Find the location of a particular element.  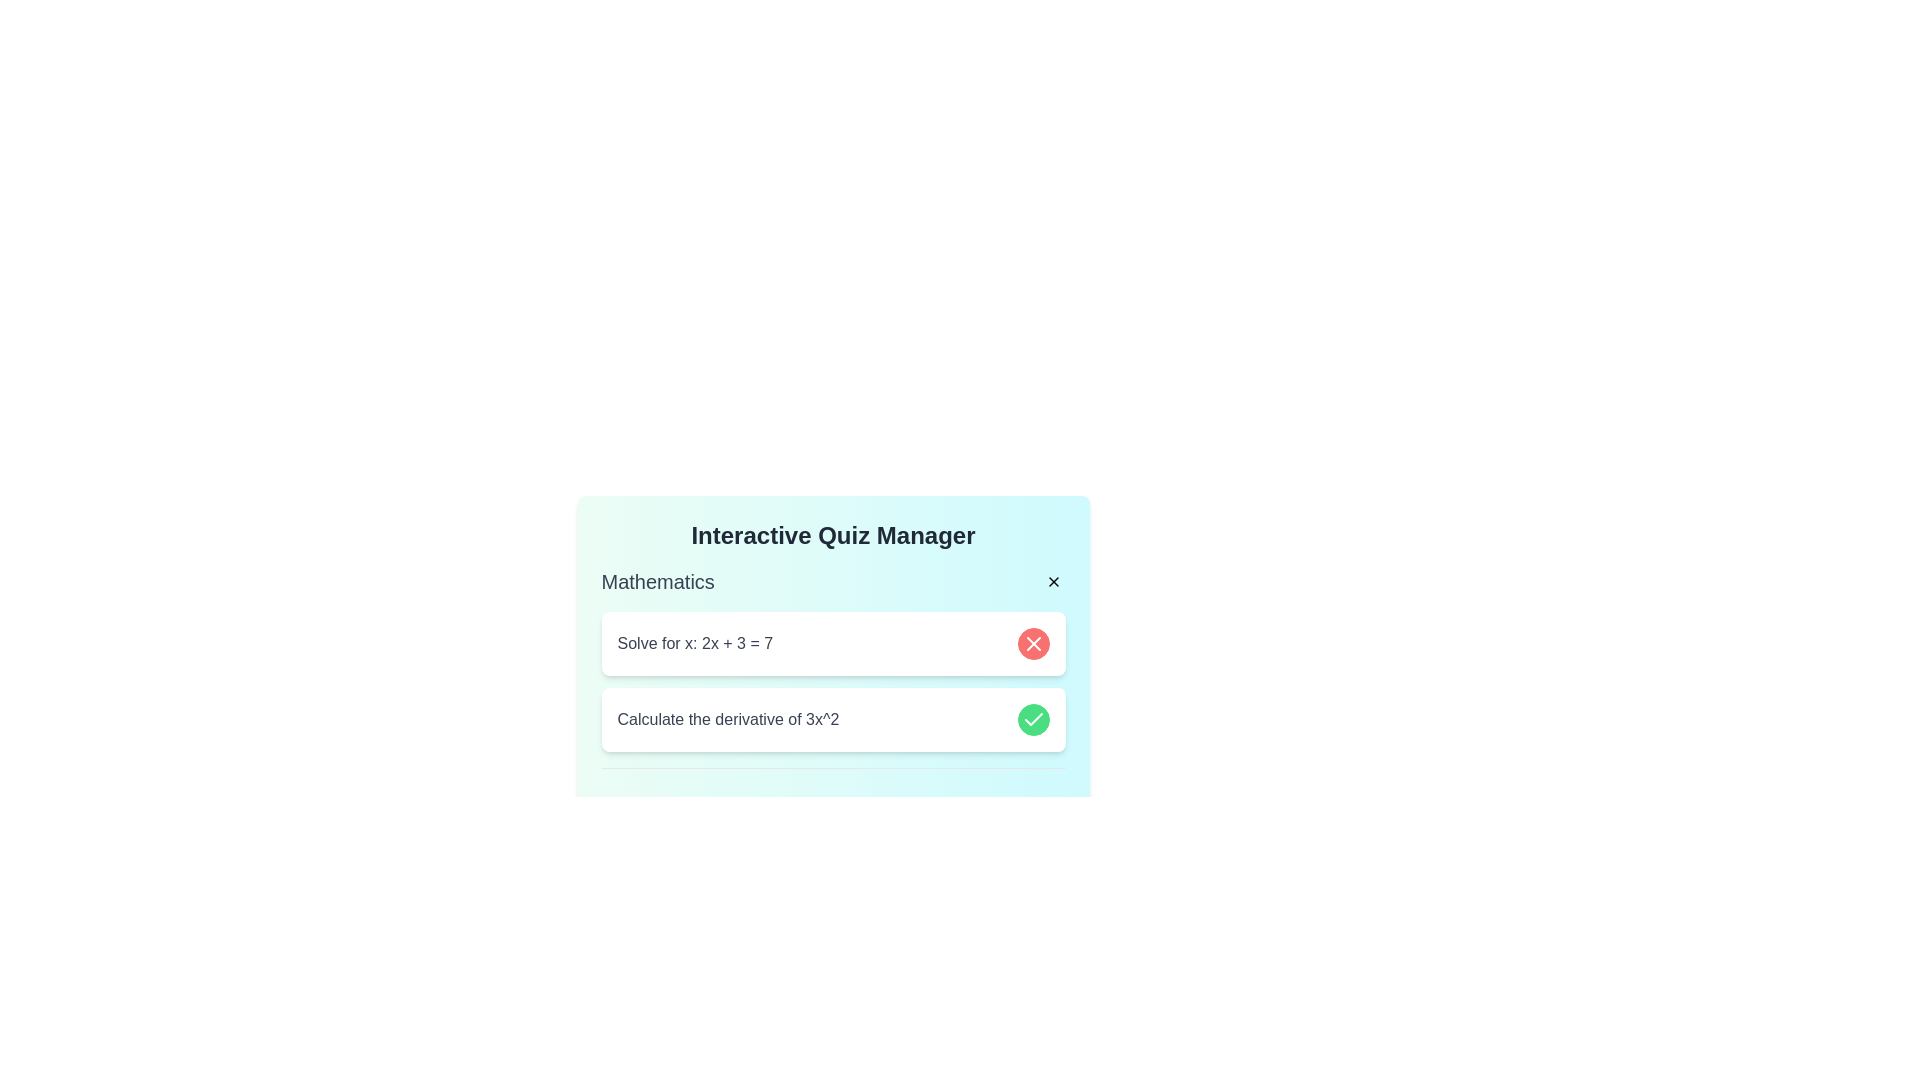

the interactive task unit containing the prompt 'Calculate the derivative of 3x^2' and its confirmation button is located at coordinates (833, 720).